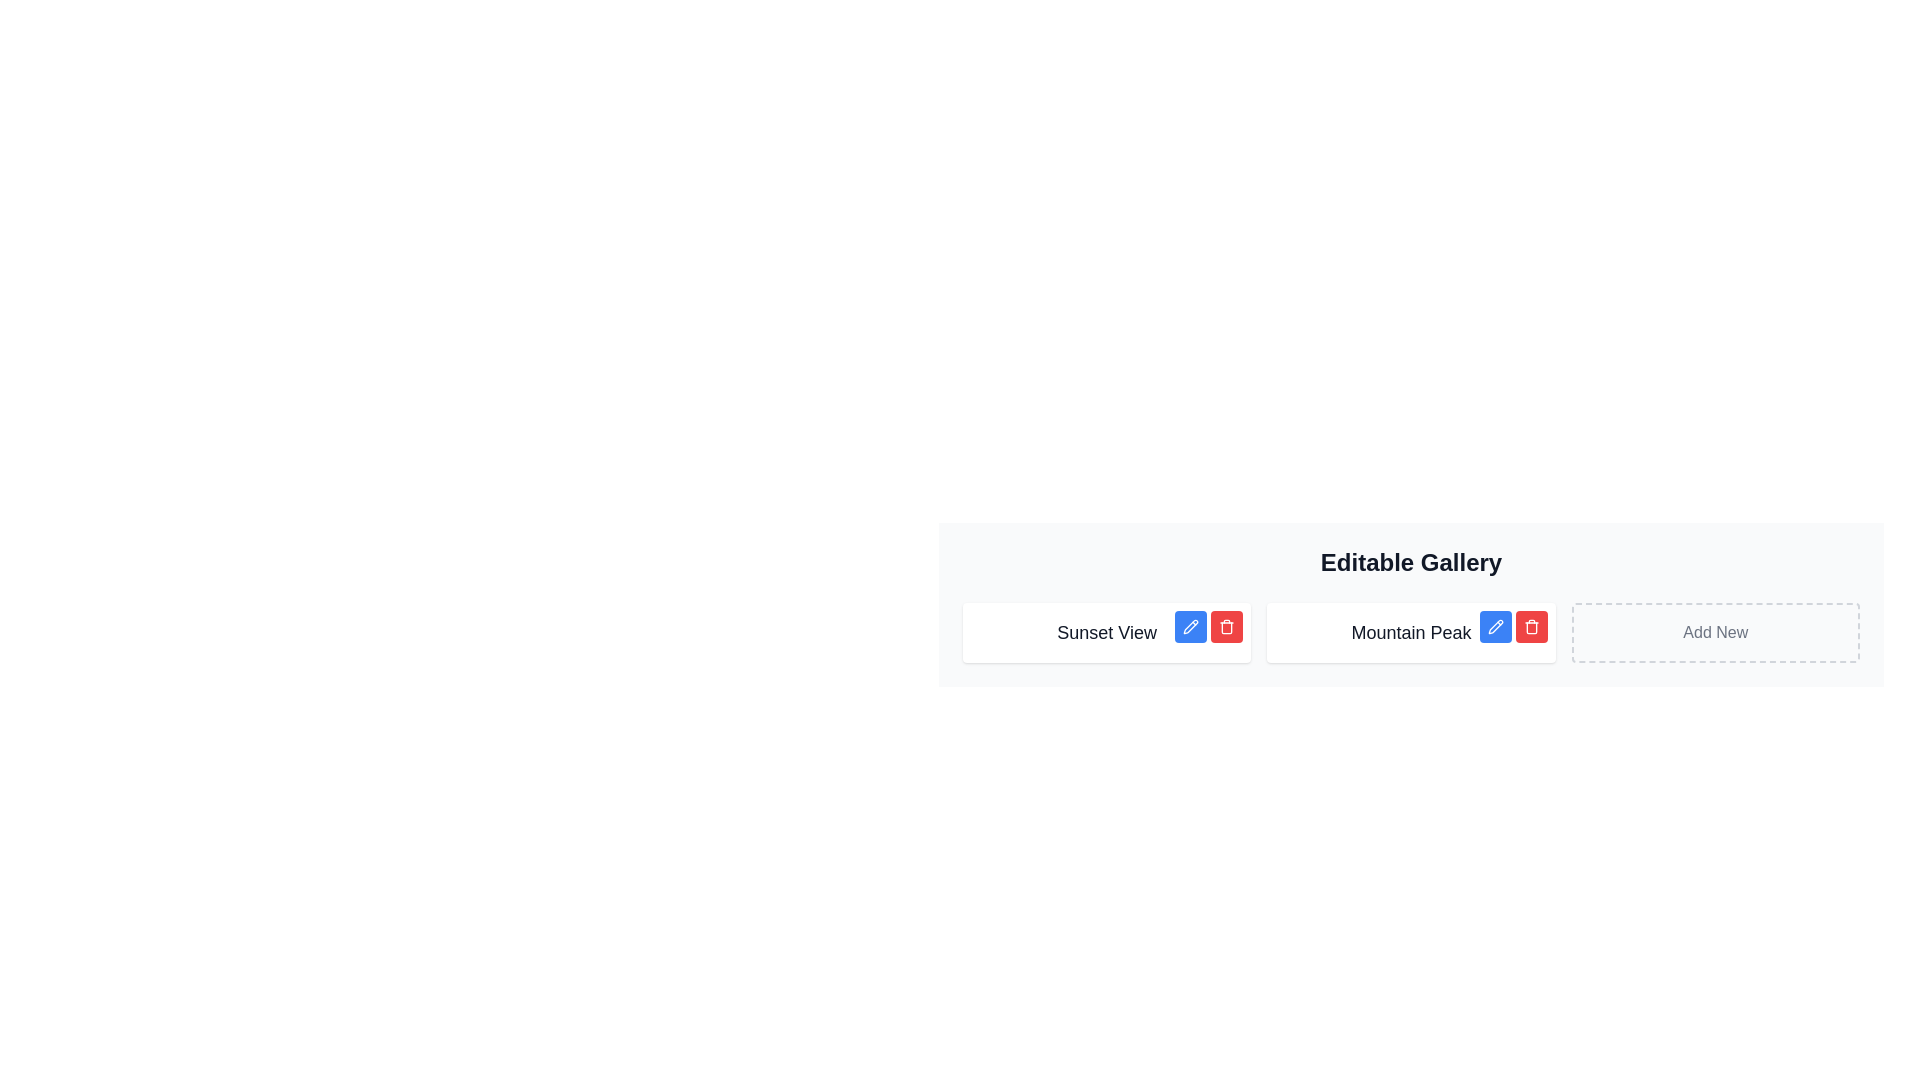  I want to click on the 'delete' action button located to the right of the blue pencil icon button in the 'Mountain Peak' row, so click(1530, 626).